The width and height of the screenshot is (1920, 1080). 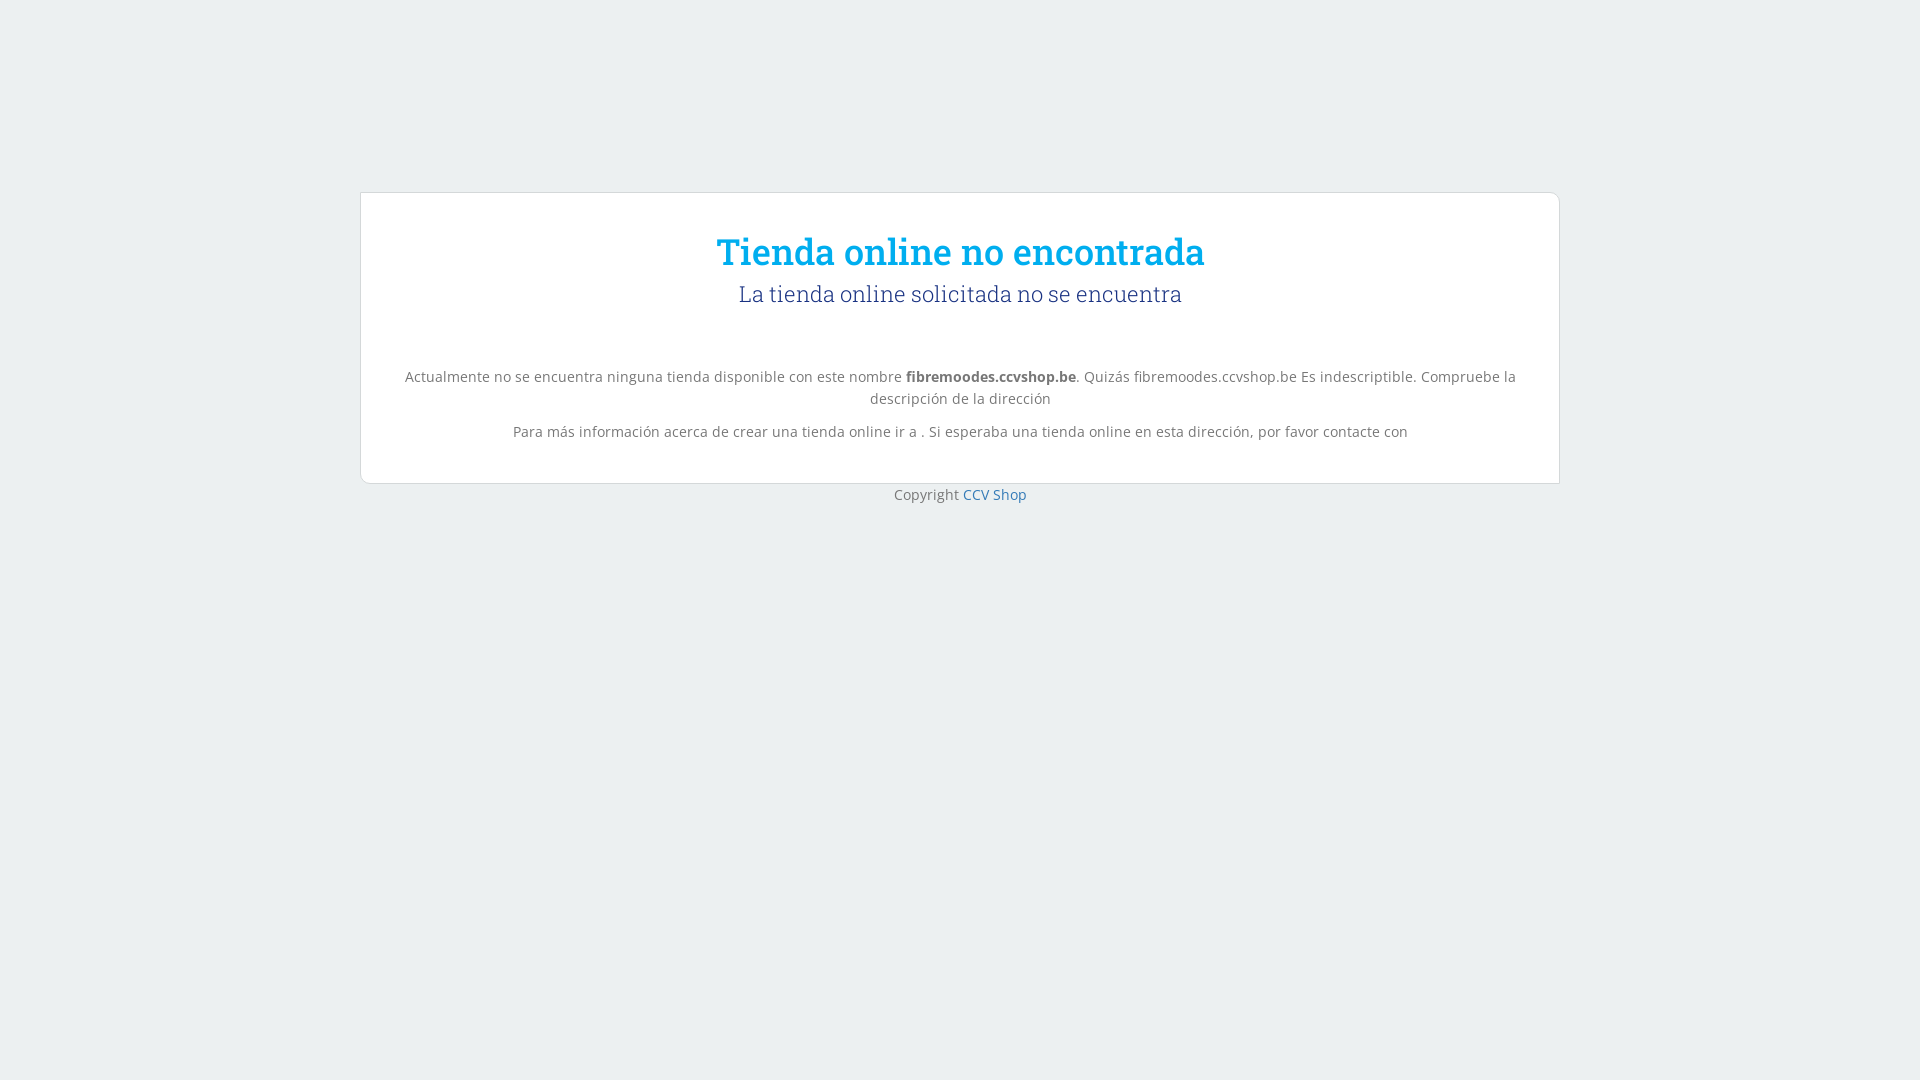 I want to click on 'CCV Shop', so click(x=993, y=494).